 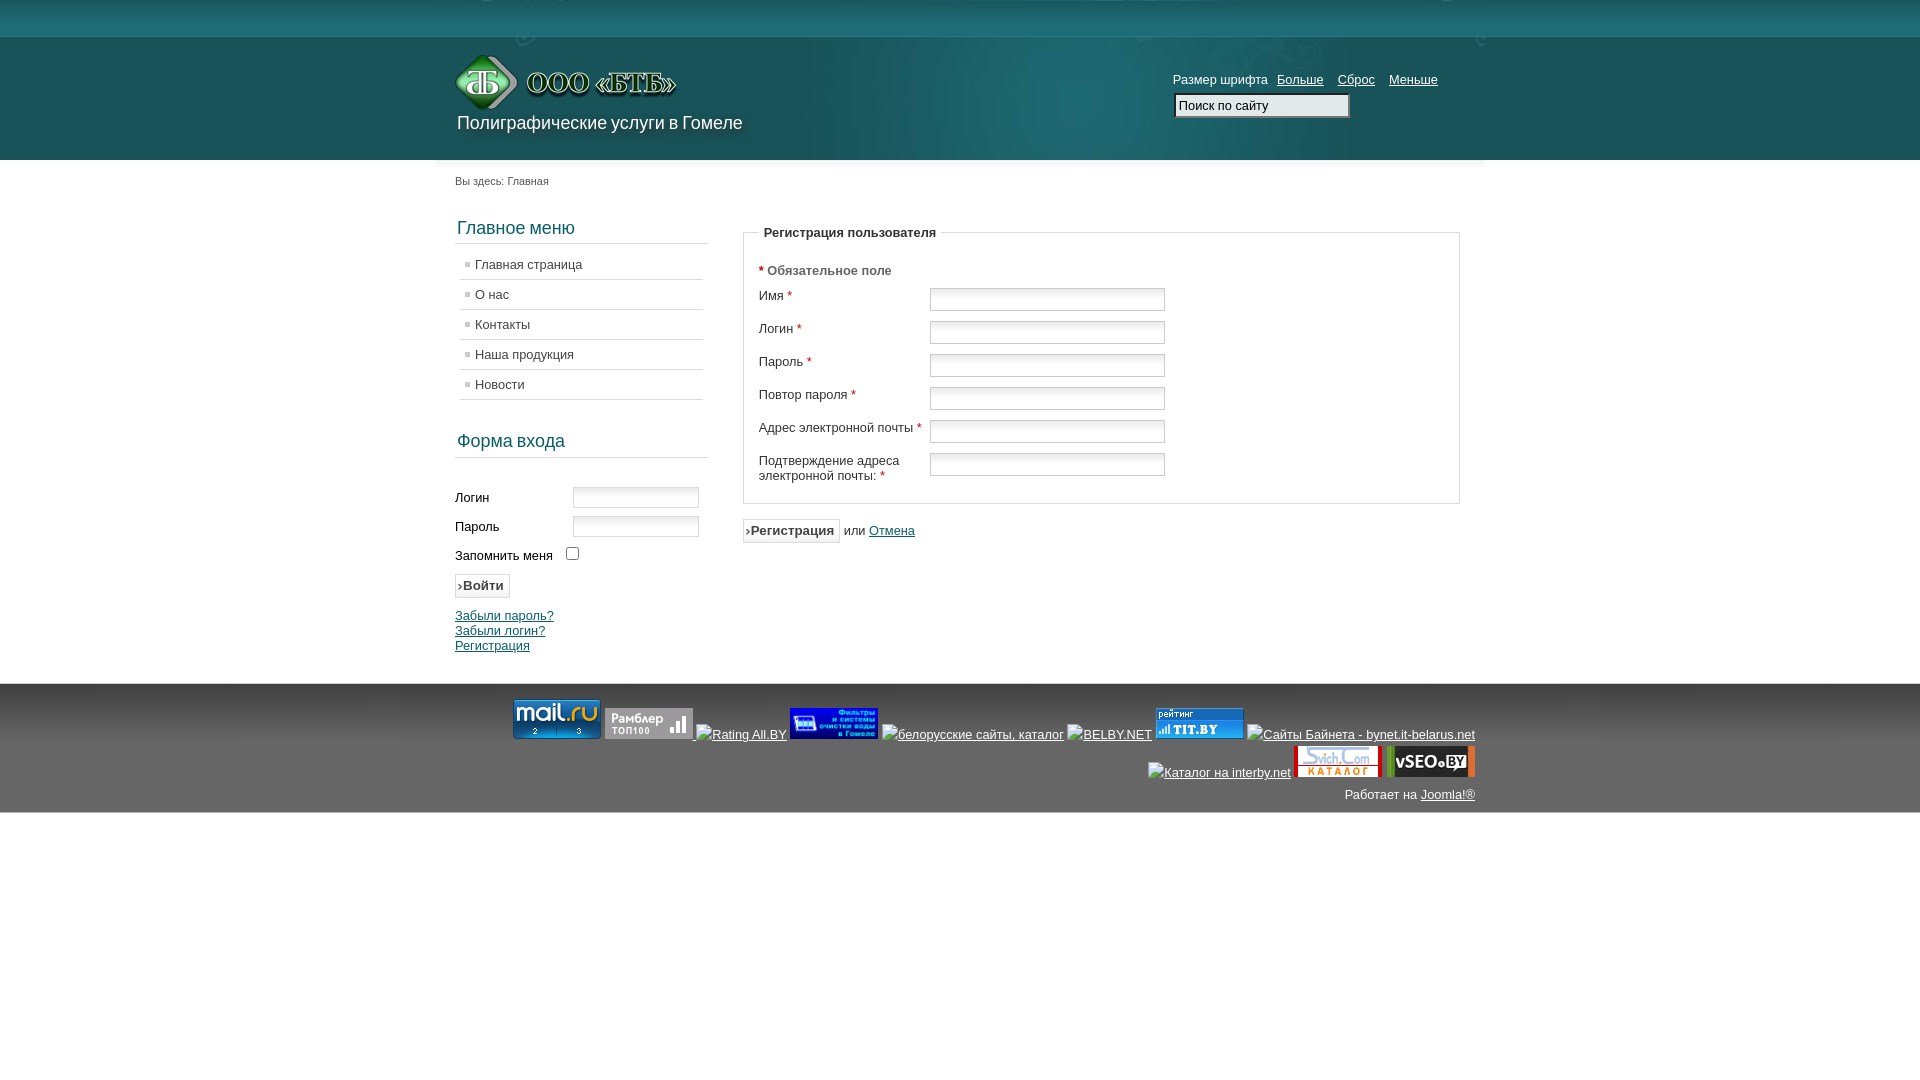 What do you see at coordinates (603, 723) in the screenshot?
I see `'Rambler's Top100'` at bounding box center [603, 723].